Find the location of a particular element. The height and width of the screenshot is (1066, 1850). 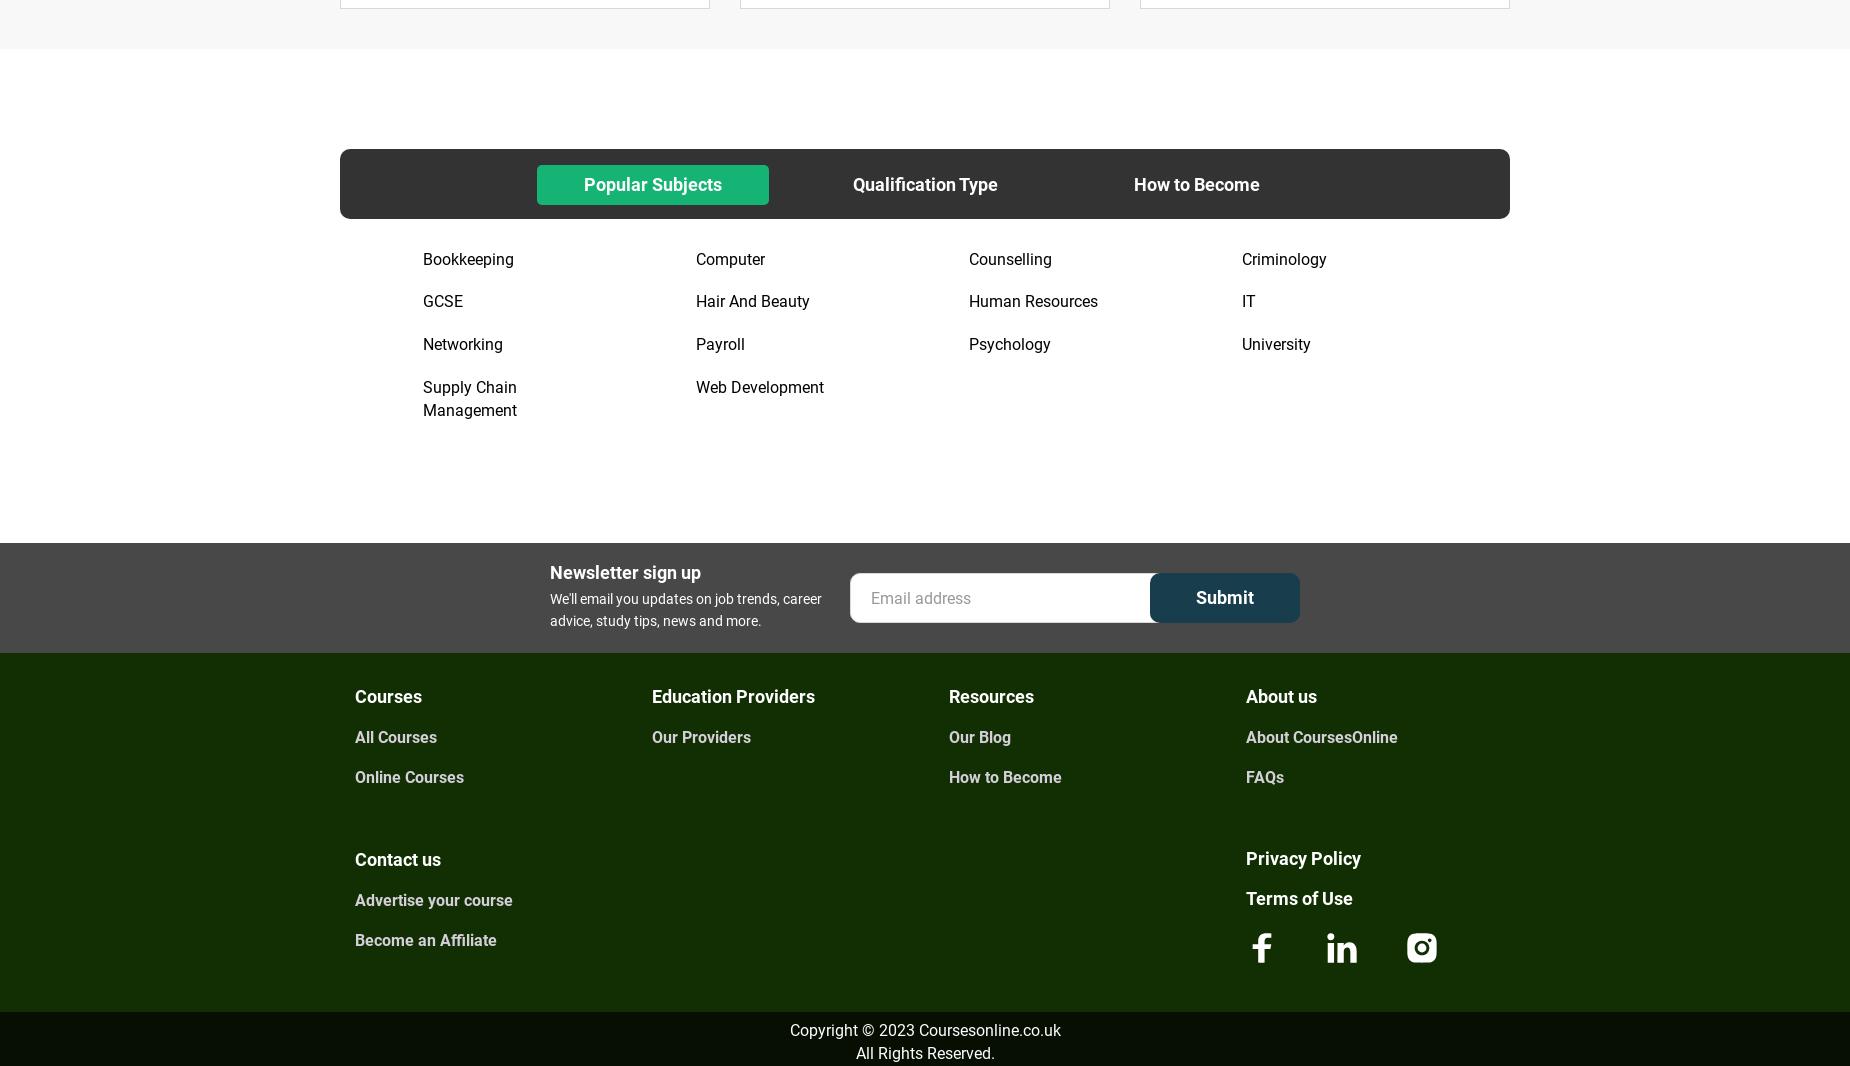

'All Courses' is located at coordinates (395, 736).